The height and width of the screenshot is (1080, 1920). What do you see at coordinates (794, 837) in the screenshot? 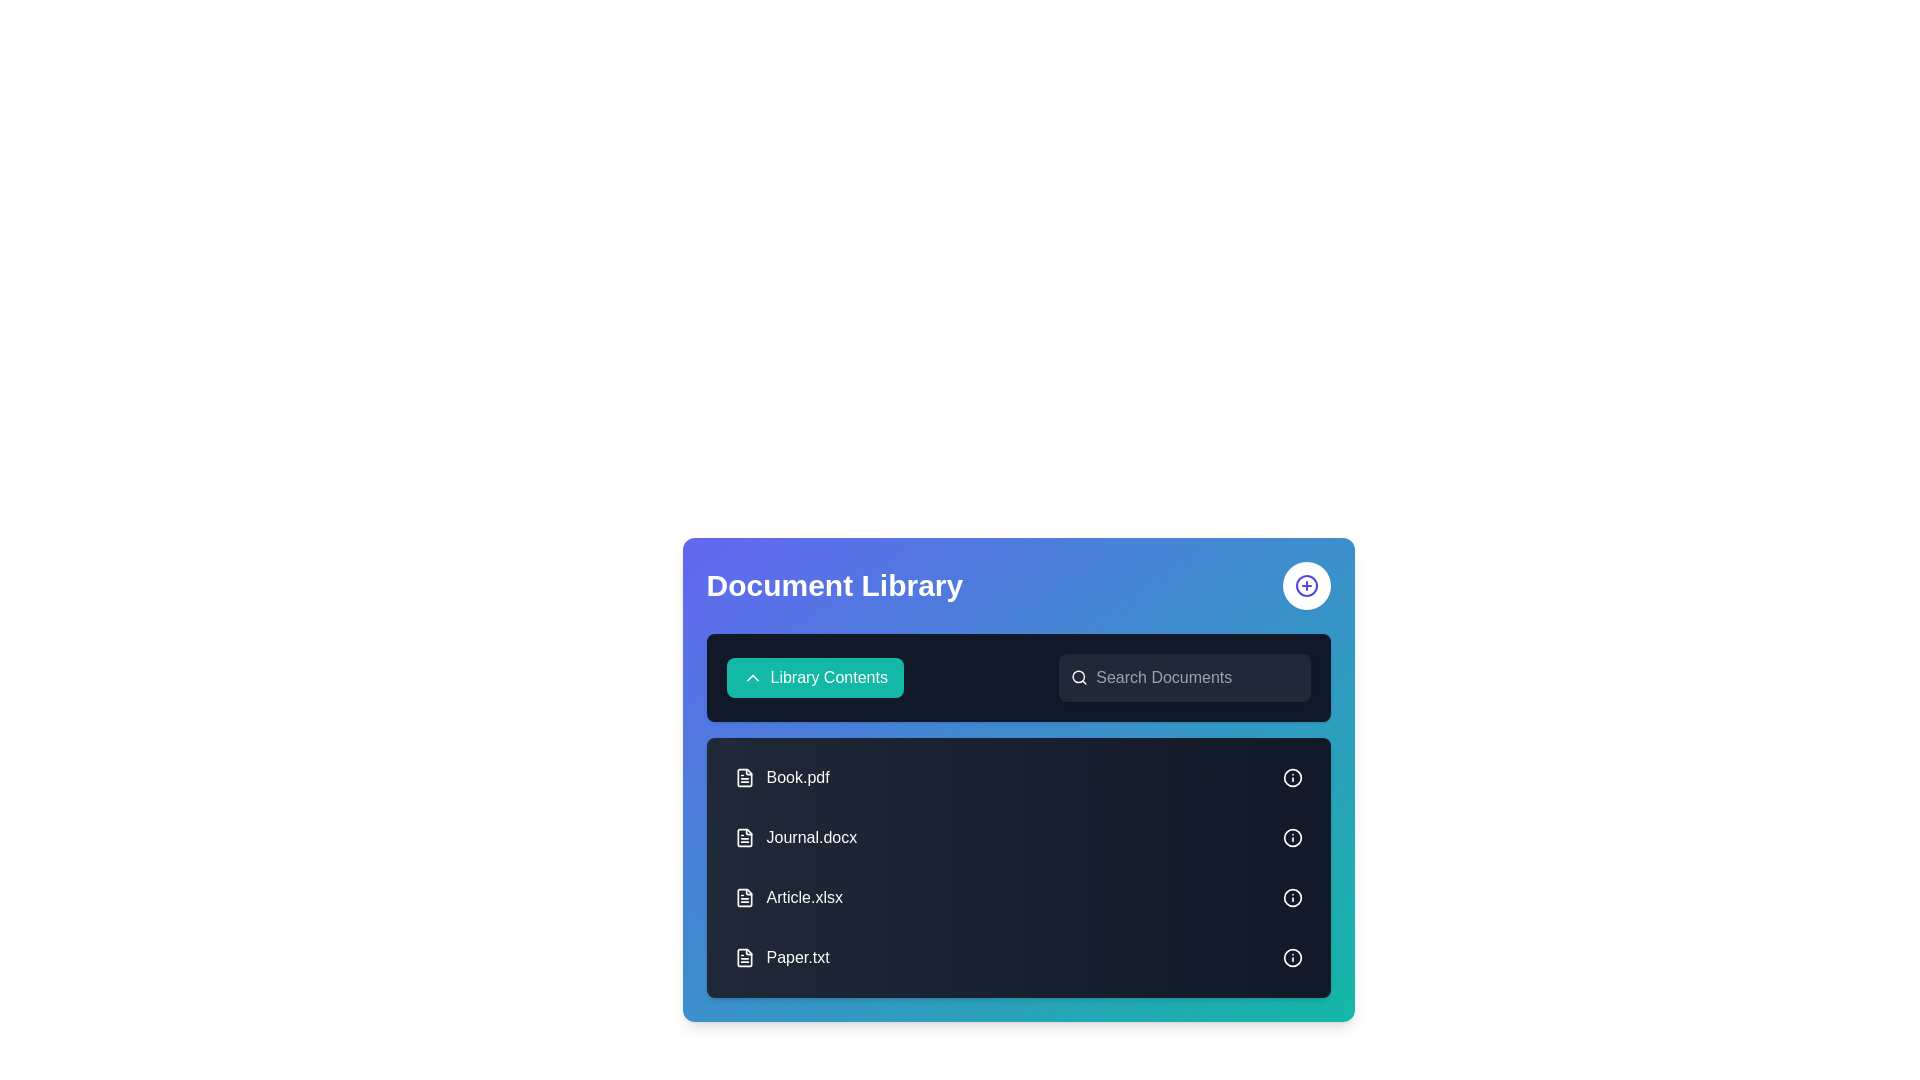
I see `to select the file represented by the second entry in the vertical list of files, positioned between 'Book.pdf' and 'Article.xlsx'` at bounding box center [794, 837].